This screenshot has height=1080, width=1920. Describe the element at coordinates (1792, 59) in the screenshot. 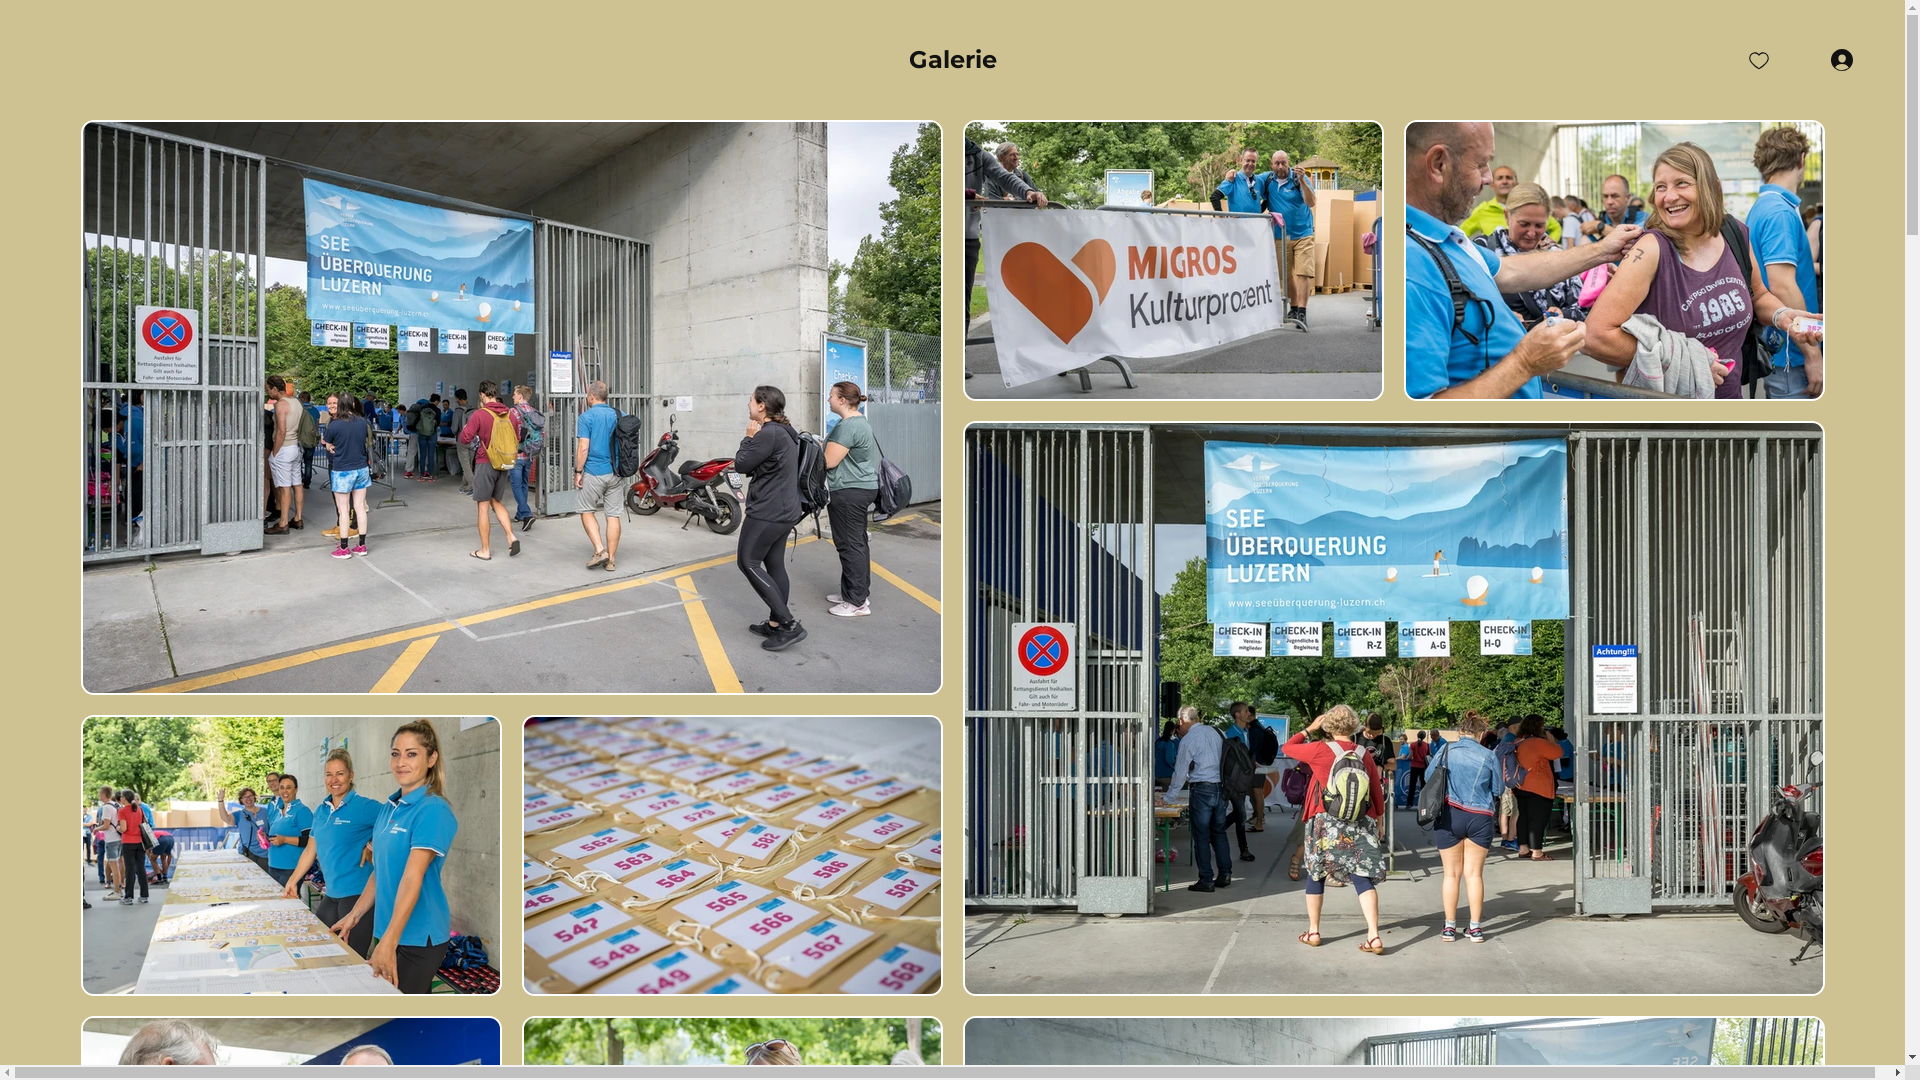

I see `'Anmelden'` at that location.